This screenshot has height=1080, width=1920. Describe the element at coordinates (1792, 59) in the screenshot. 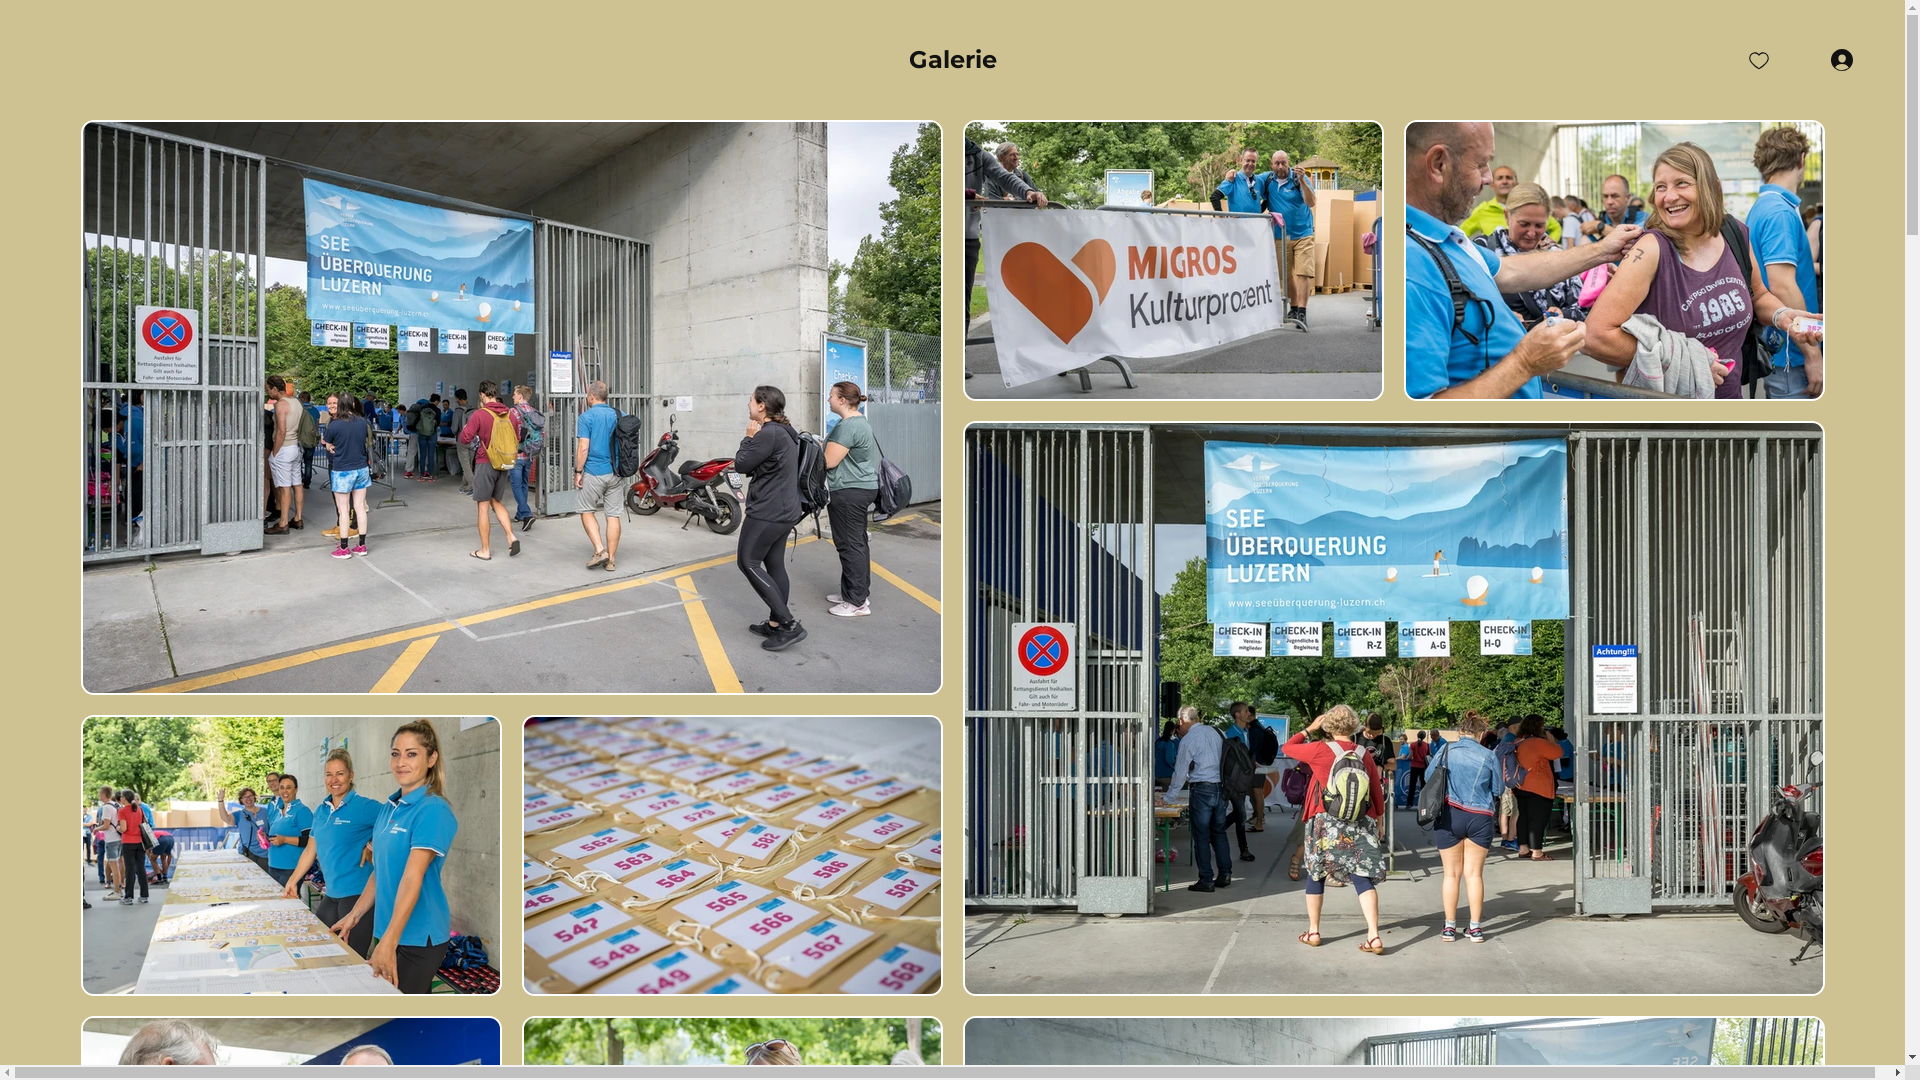

I see `'Anmelden'` at that location.